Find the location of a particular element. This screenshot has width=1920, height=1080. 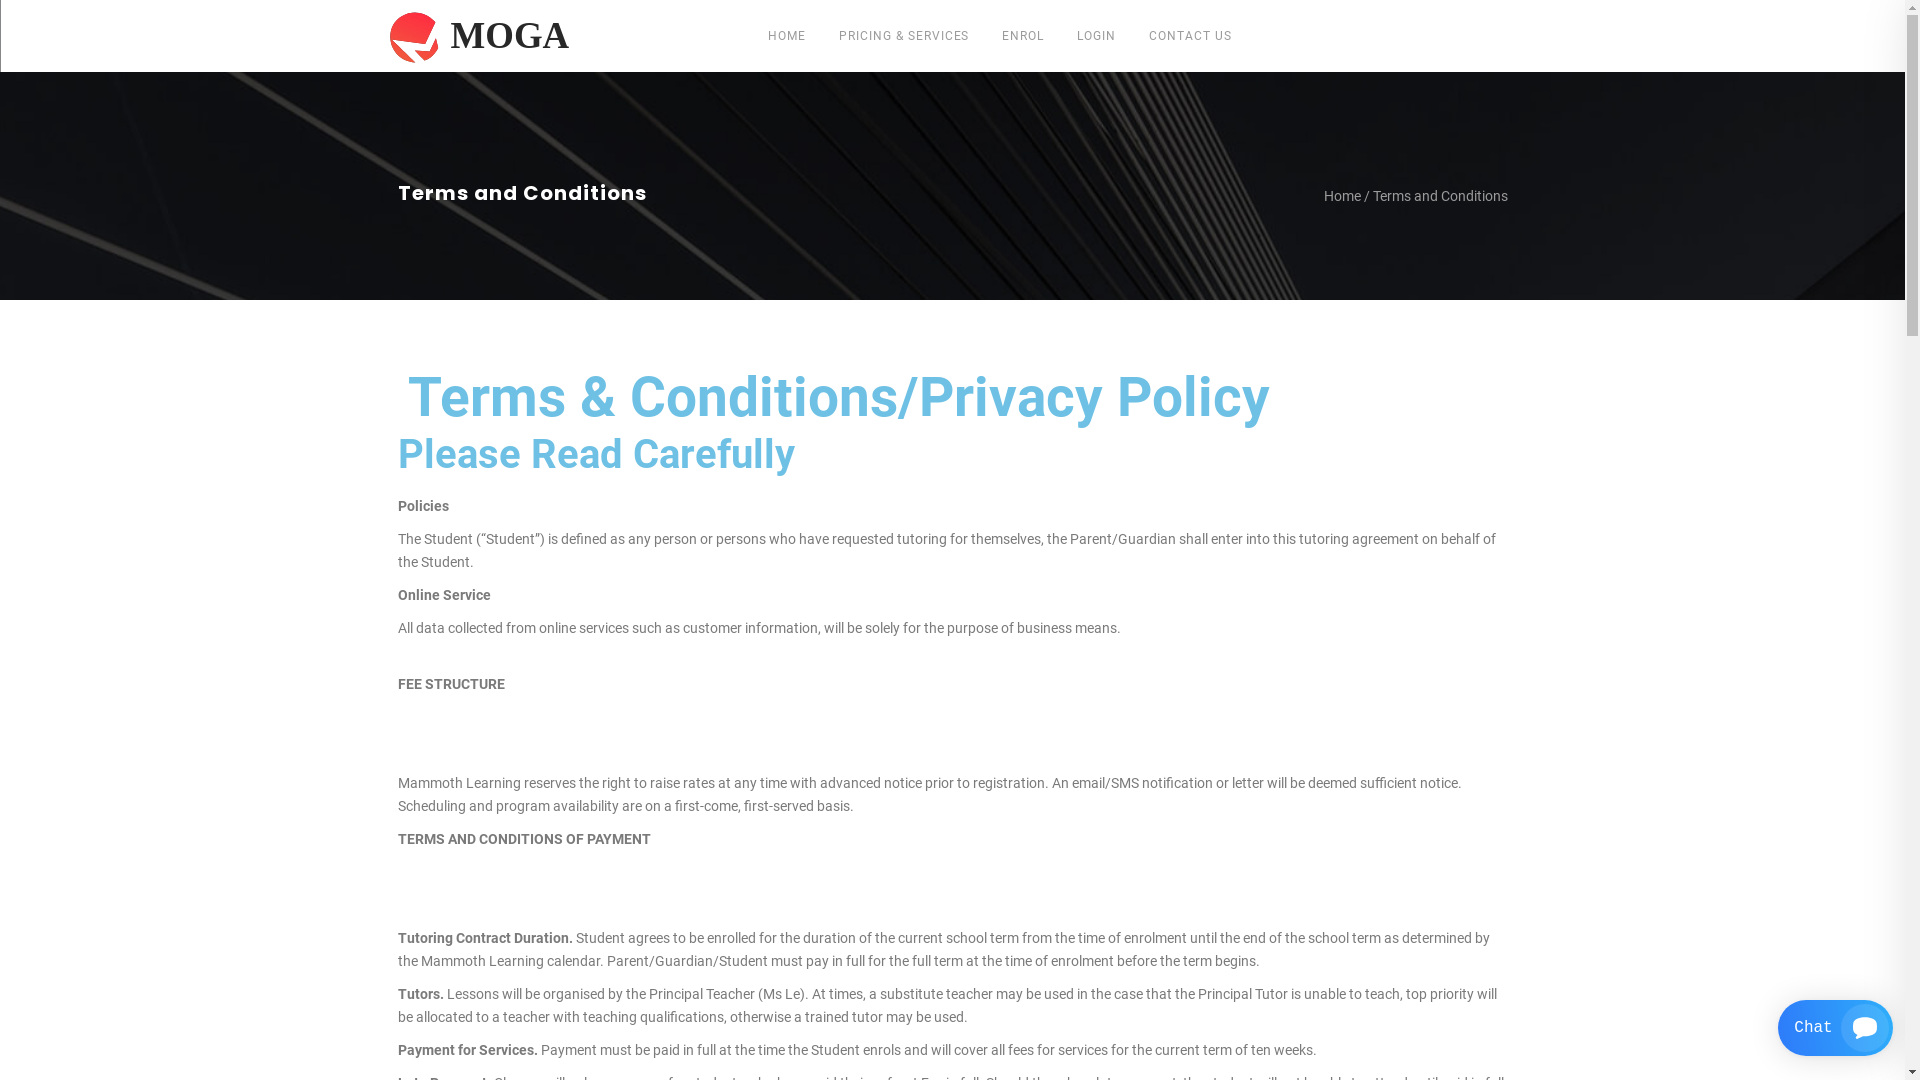

'PRICING & SERVICES' is located at coordinates (902, 35).